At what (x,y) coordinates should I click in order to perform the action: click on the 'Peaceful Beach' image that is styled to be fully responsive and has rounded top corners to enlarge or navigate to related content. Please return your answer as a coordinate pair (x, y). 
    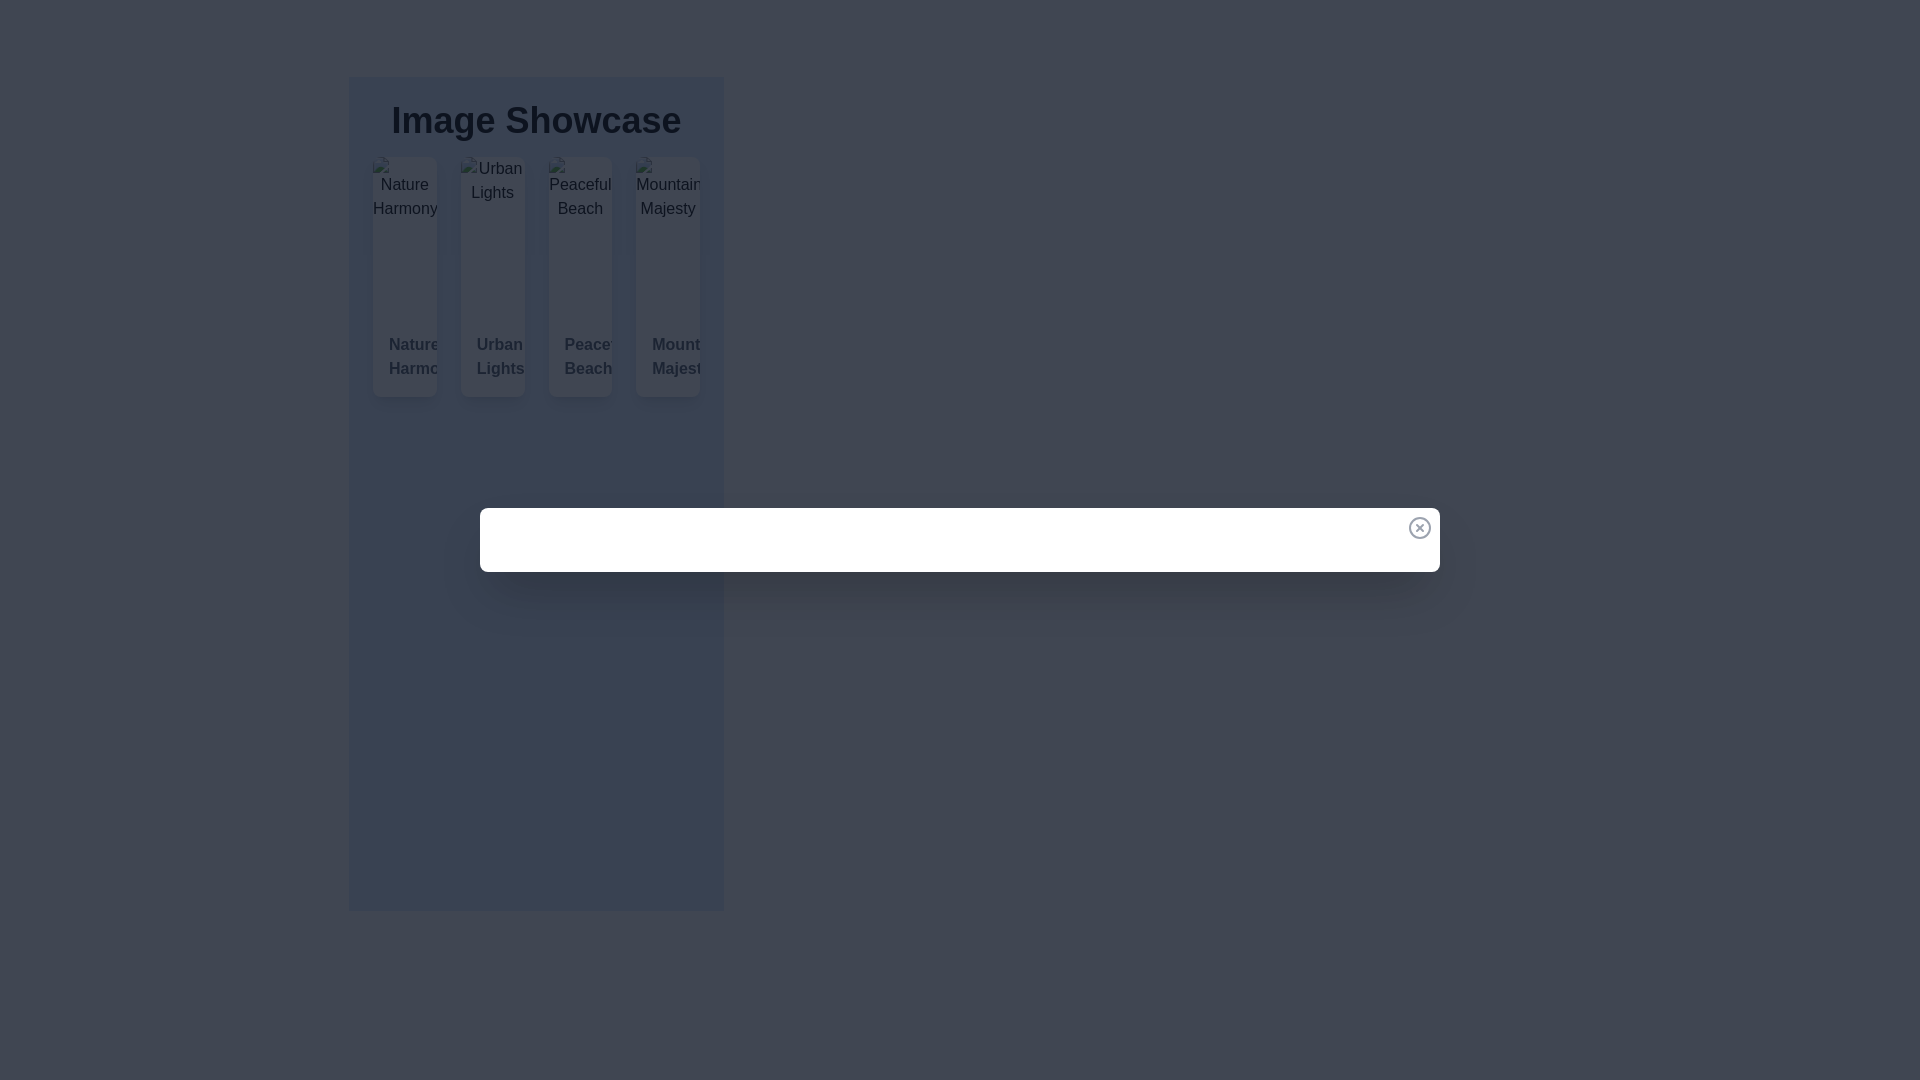
    Looking at the image, I should click on (579, 235).